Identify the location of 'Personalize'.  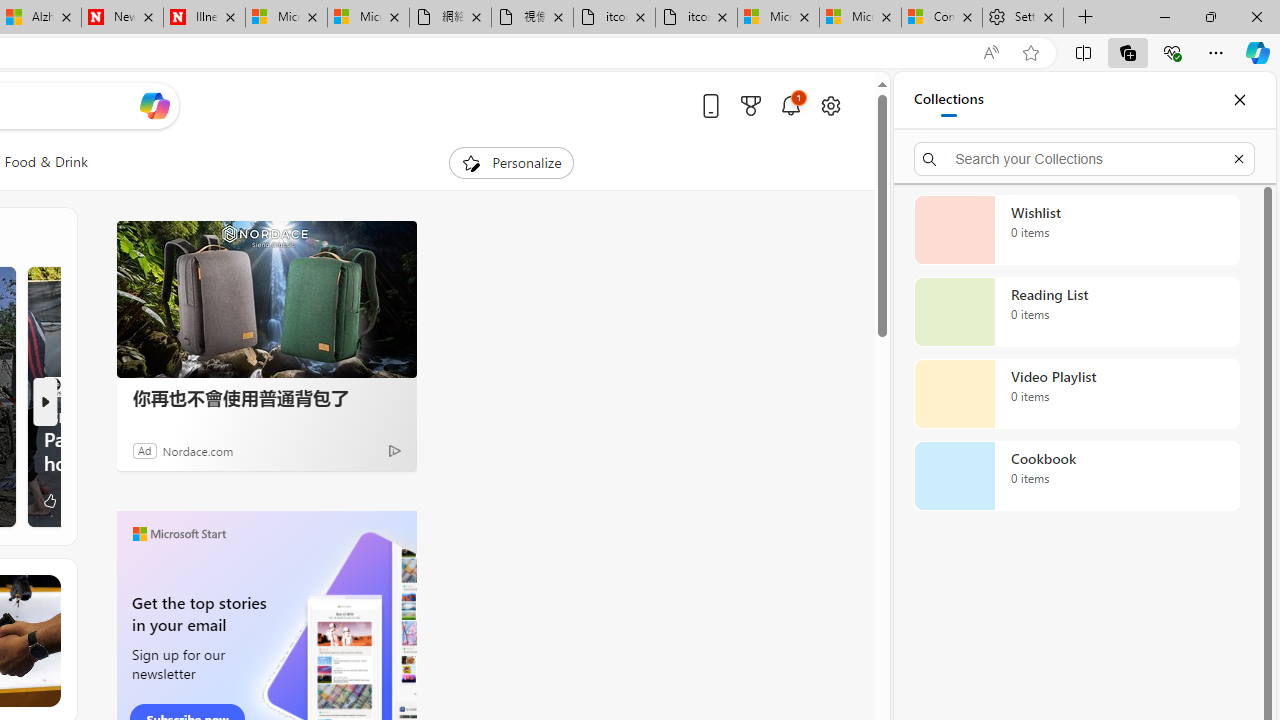
(512, 162).